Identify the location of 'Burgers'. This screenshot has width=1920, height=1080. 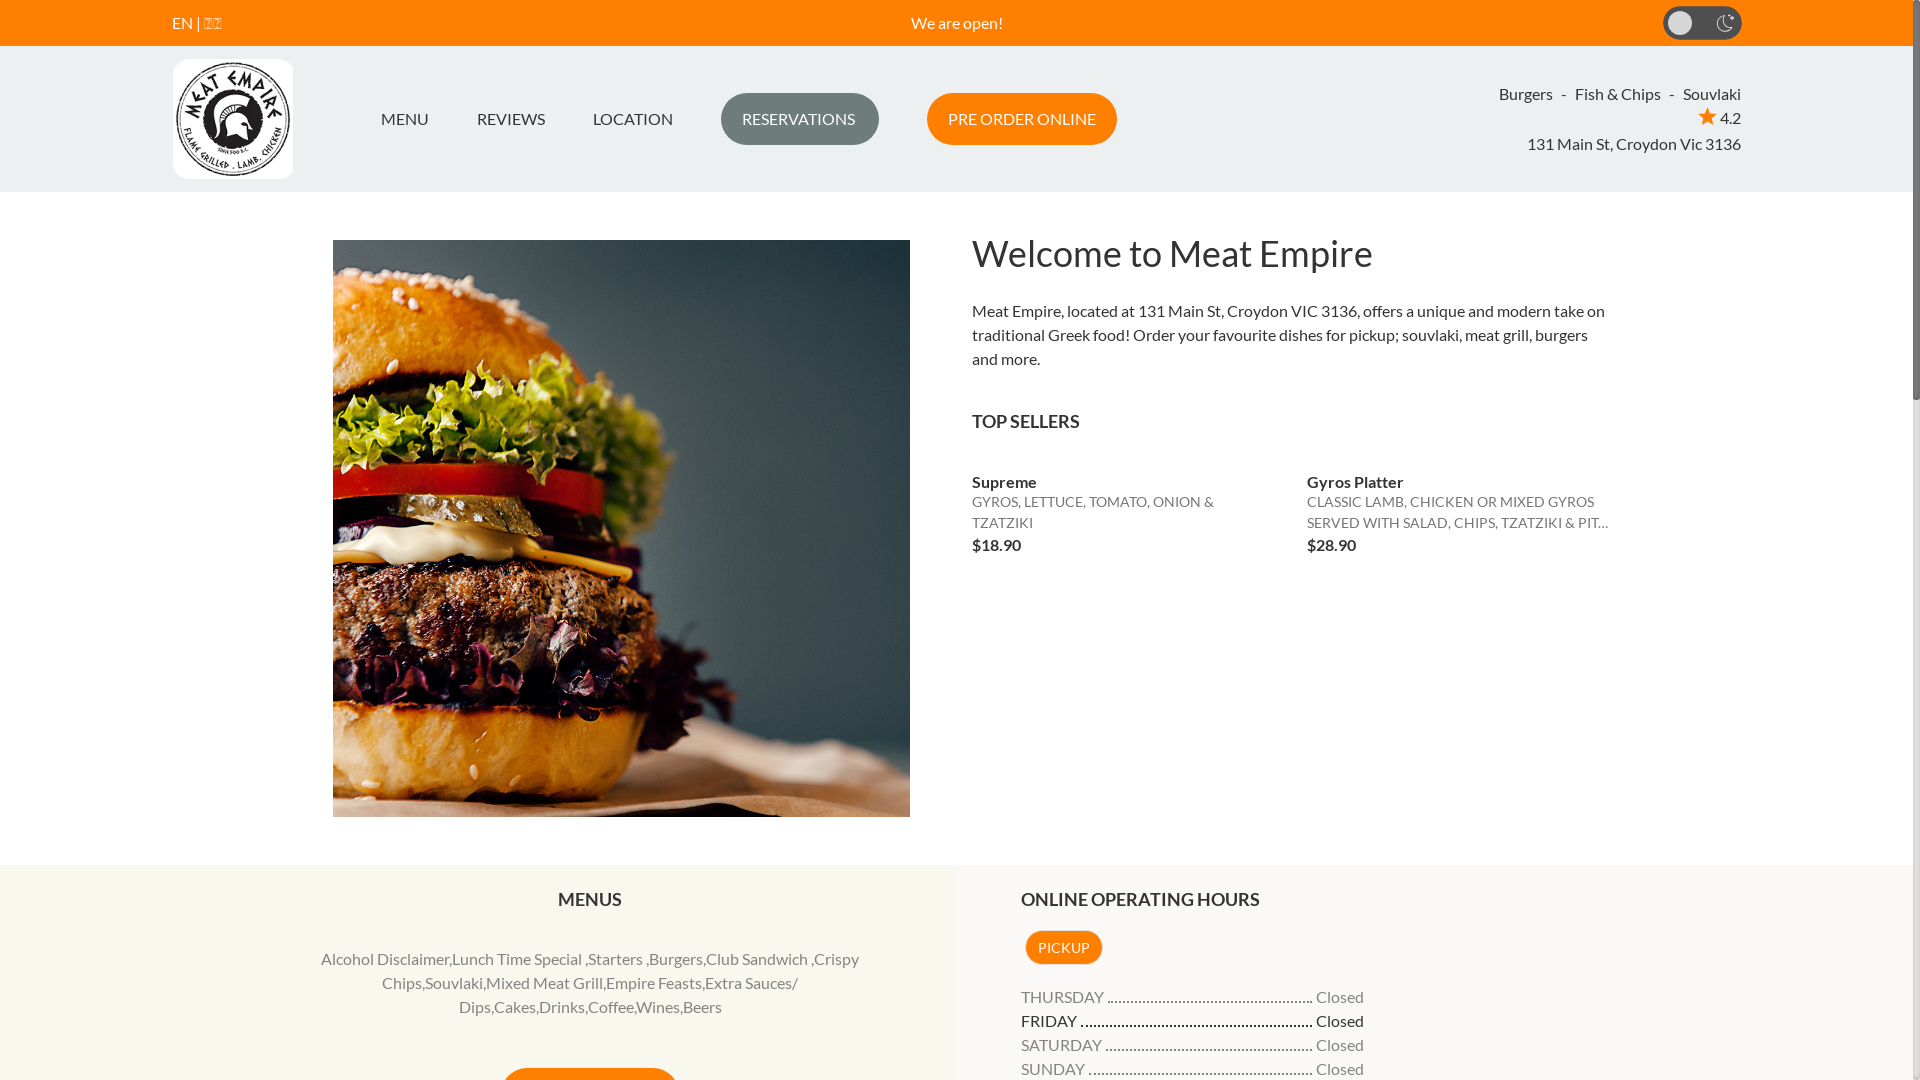
(648, 957).